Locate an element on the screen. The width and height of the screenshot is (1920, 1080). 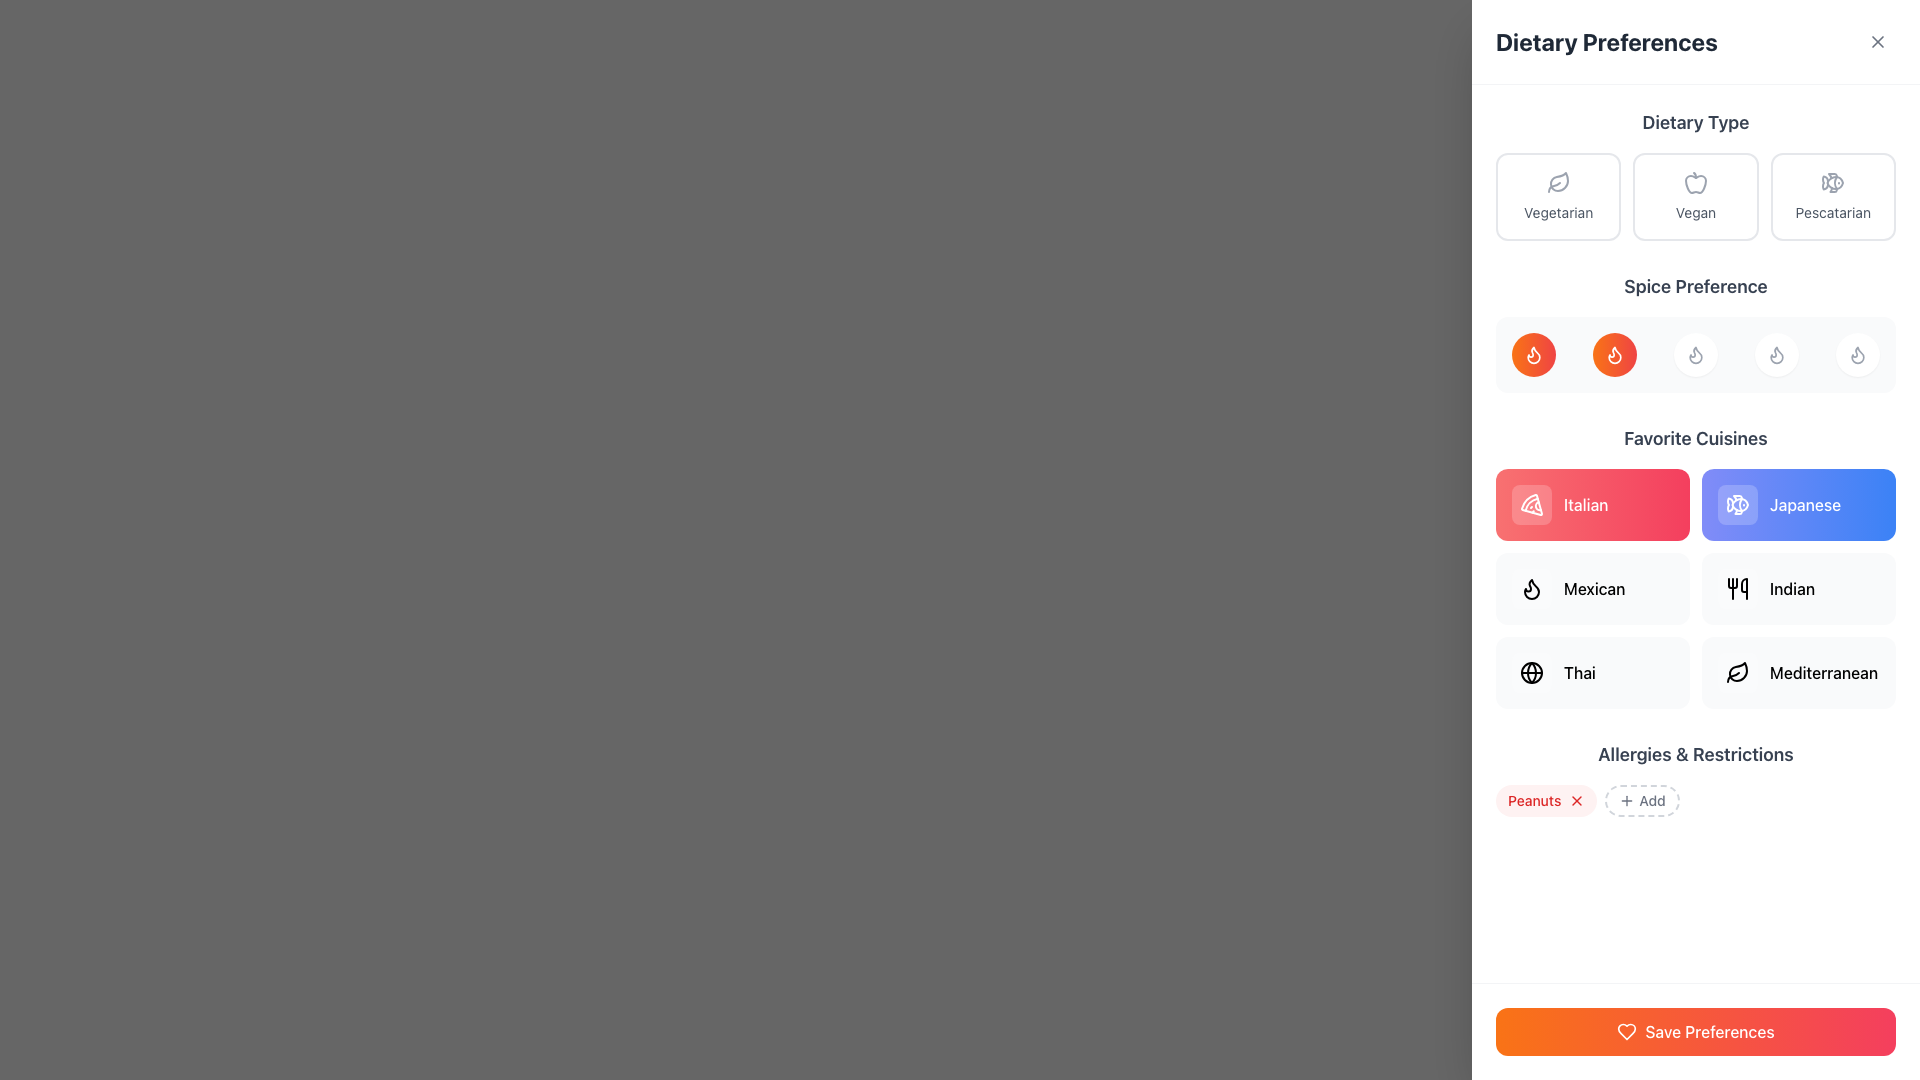
the leftmost selectable button for spice preference to set it to the lowest level is located at coordinates (1533, 353).